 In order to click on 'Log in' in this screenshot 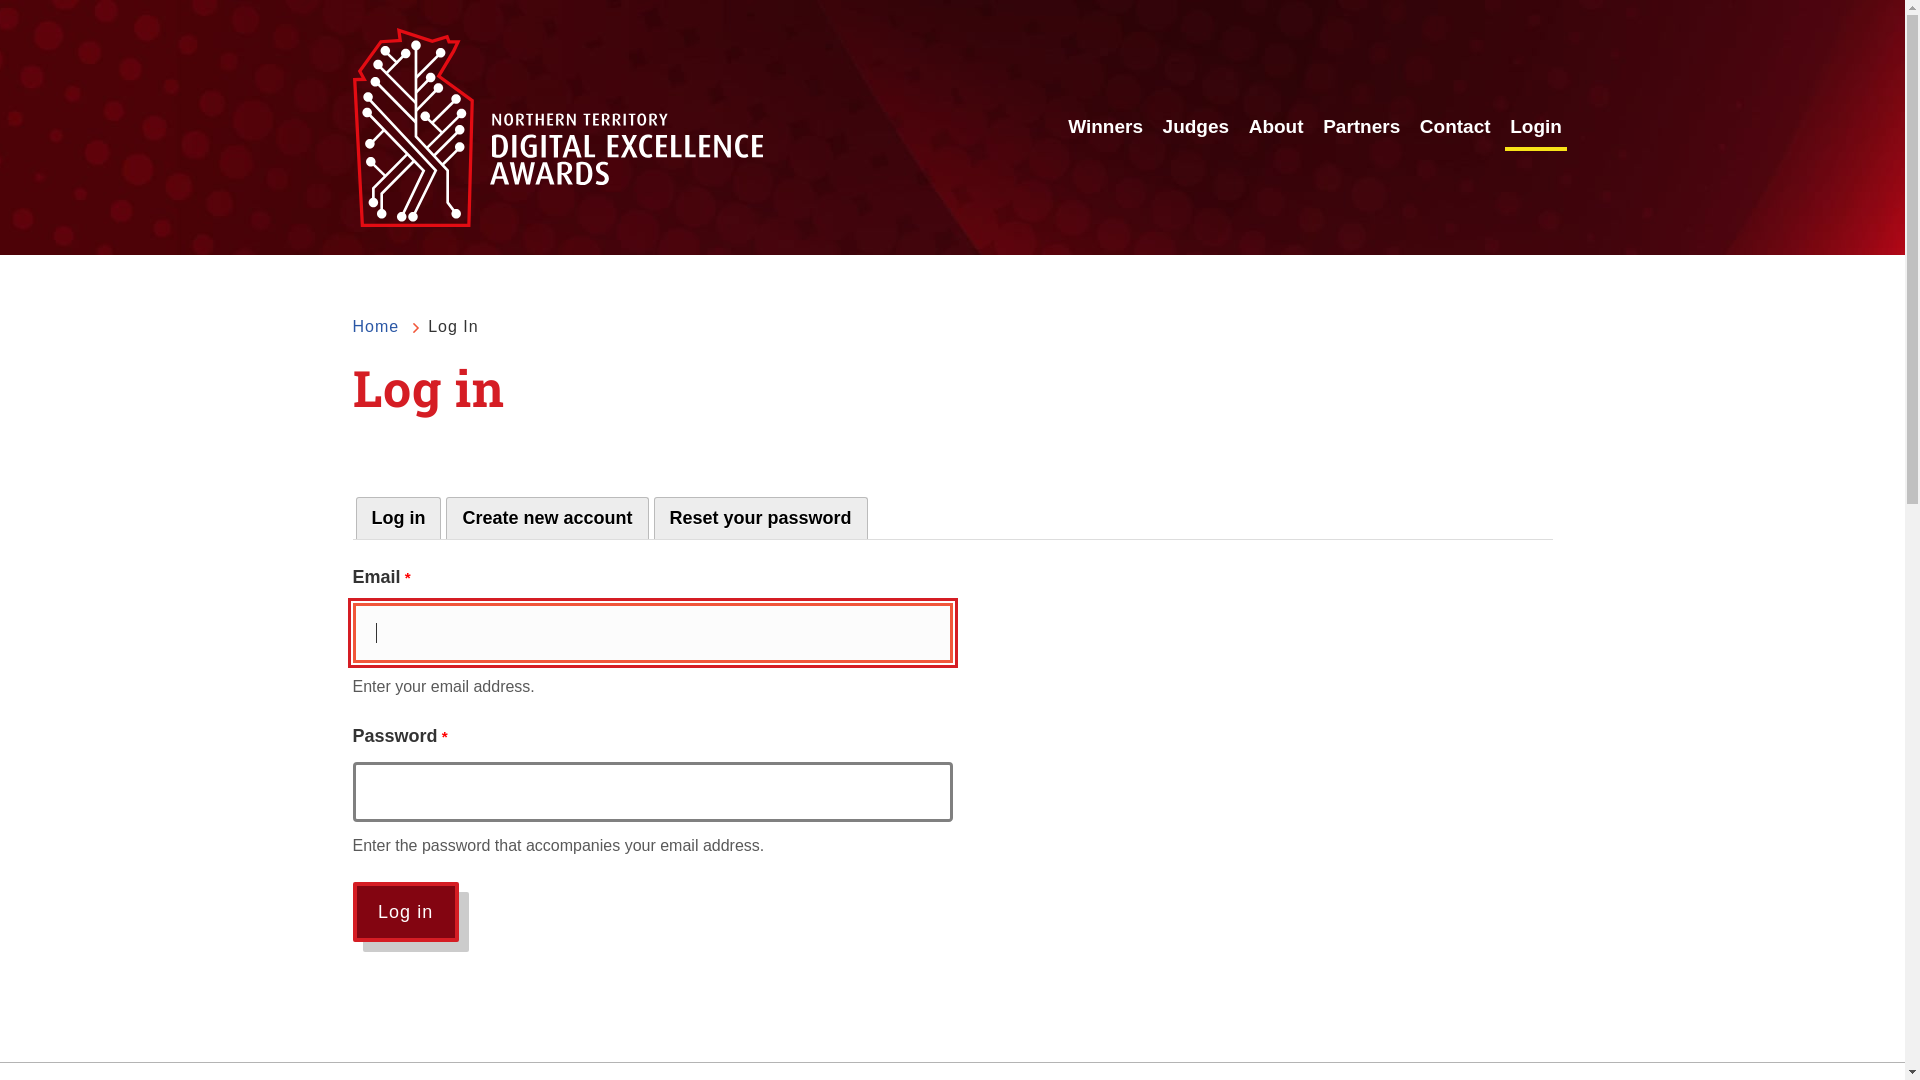, I will do `click(351, 911)`.